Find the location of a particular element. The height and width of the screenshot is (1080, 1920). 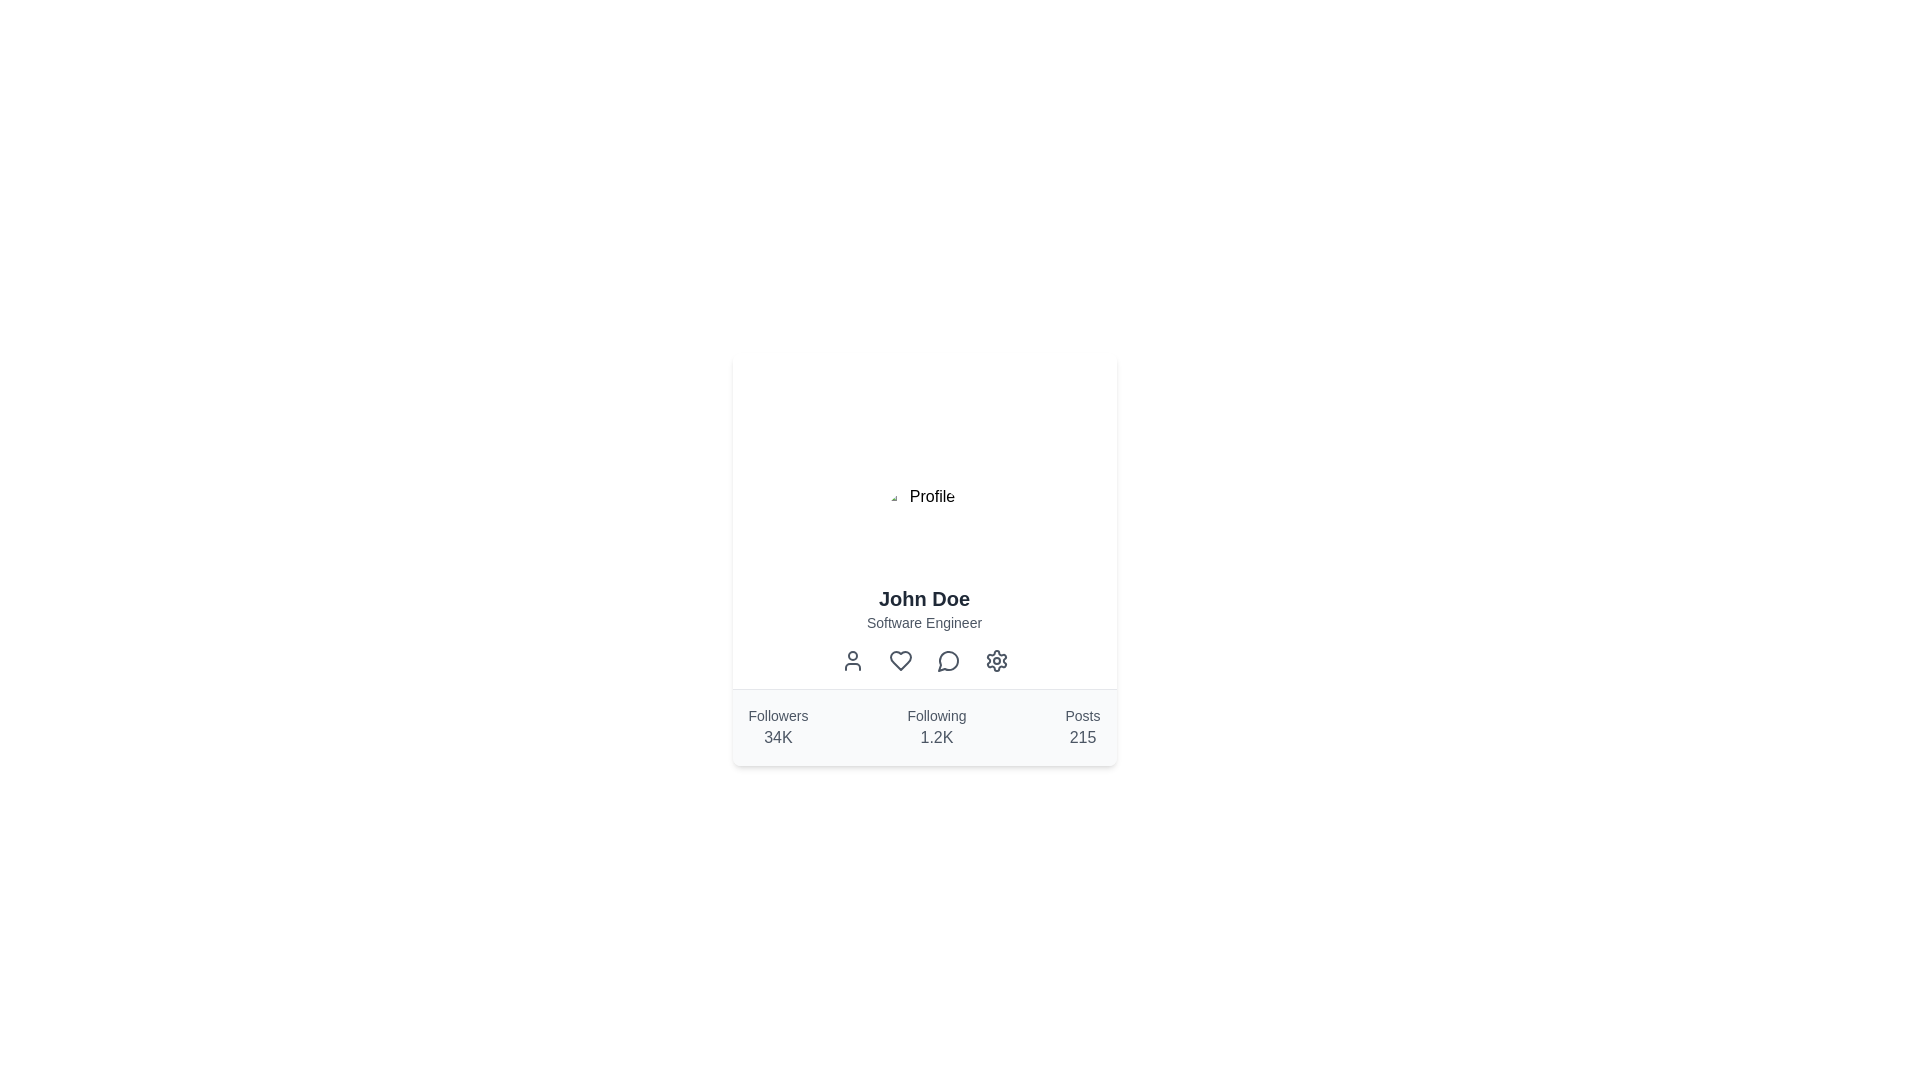

the heart icon, which is the second interactive icon from the left beneath the username 'John Doe' and job title 'Software Engineer' is located at coordinates (899, 660).